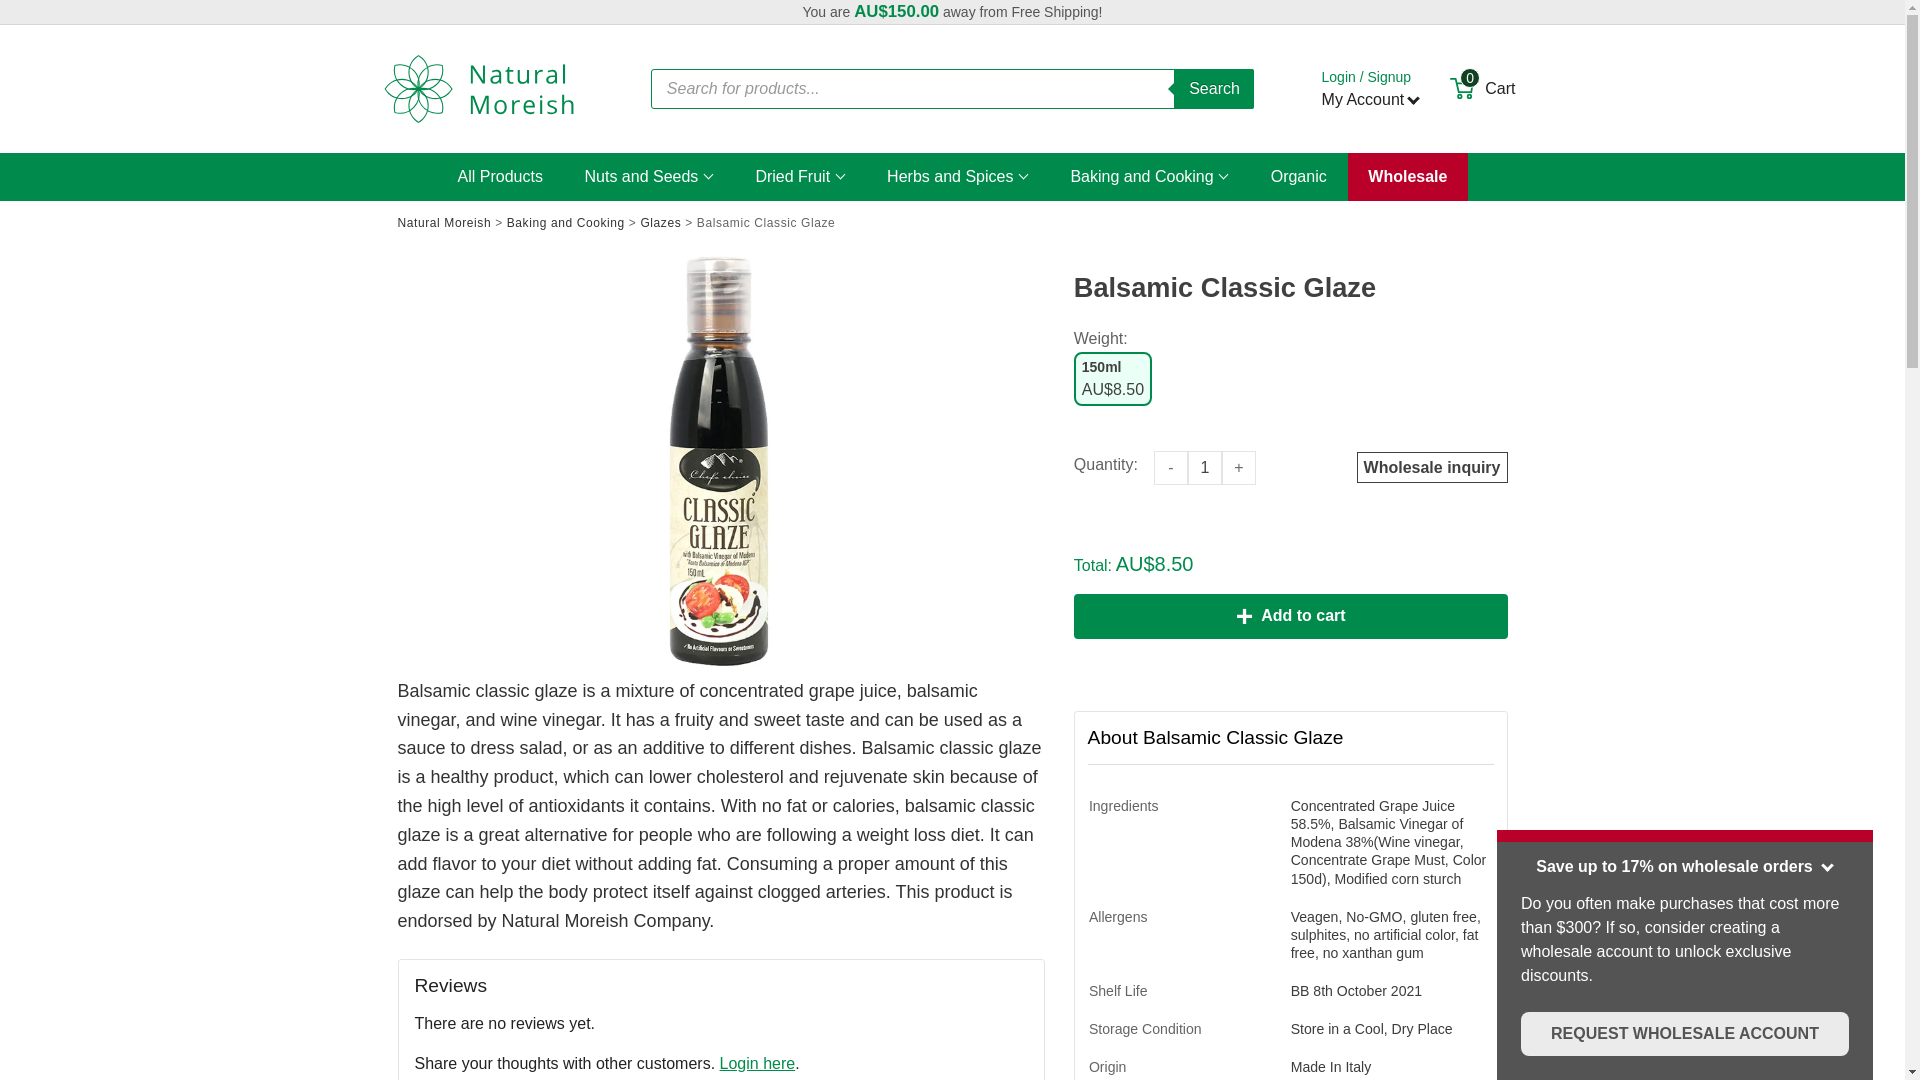 This screenshot has width=1920, height=1080. What do you see at coordinates (1174, 87) in the screenshot?
I see `'Search'` at bounding box center [1174, 87].